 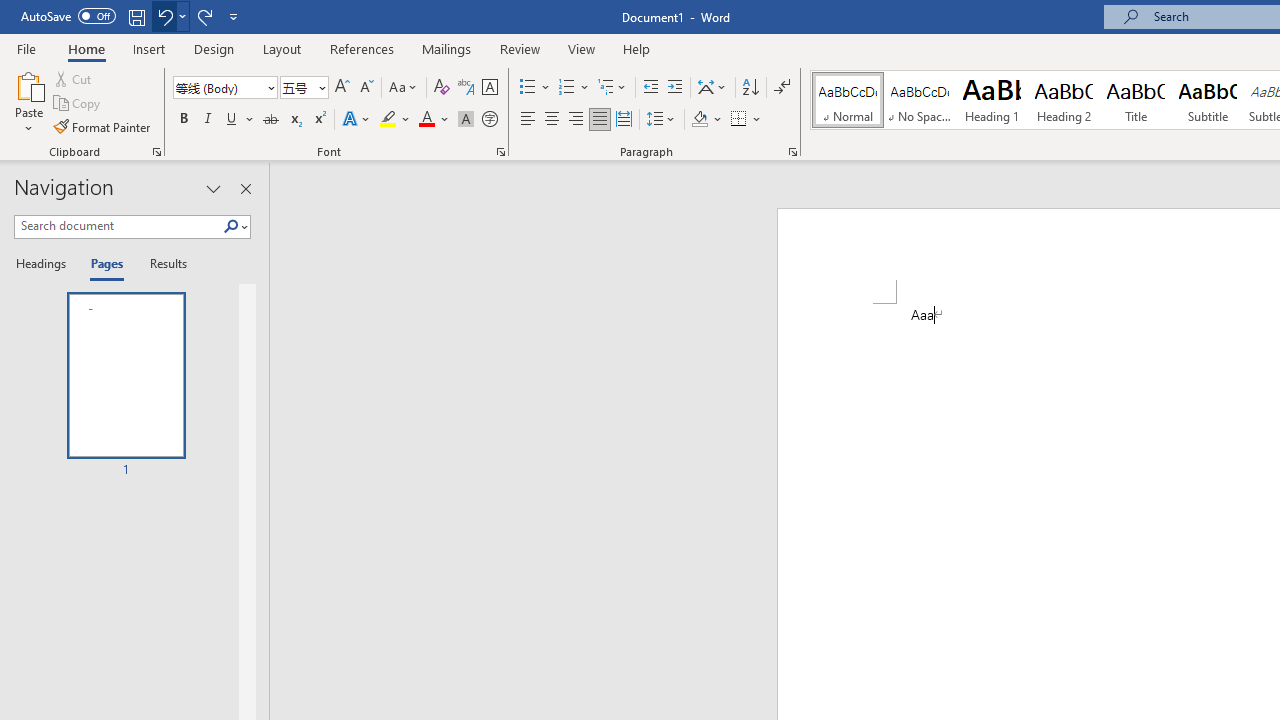 What do you see at coordinates (675, 86) in the screenshot?
I see `'Increase Indent'` at bounding box center [675, 86].